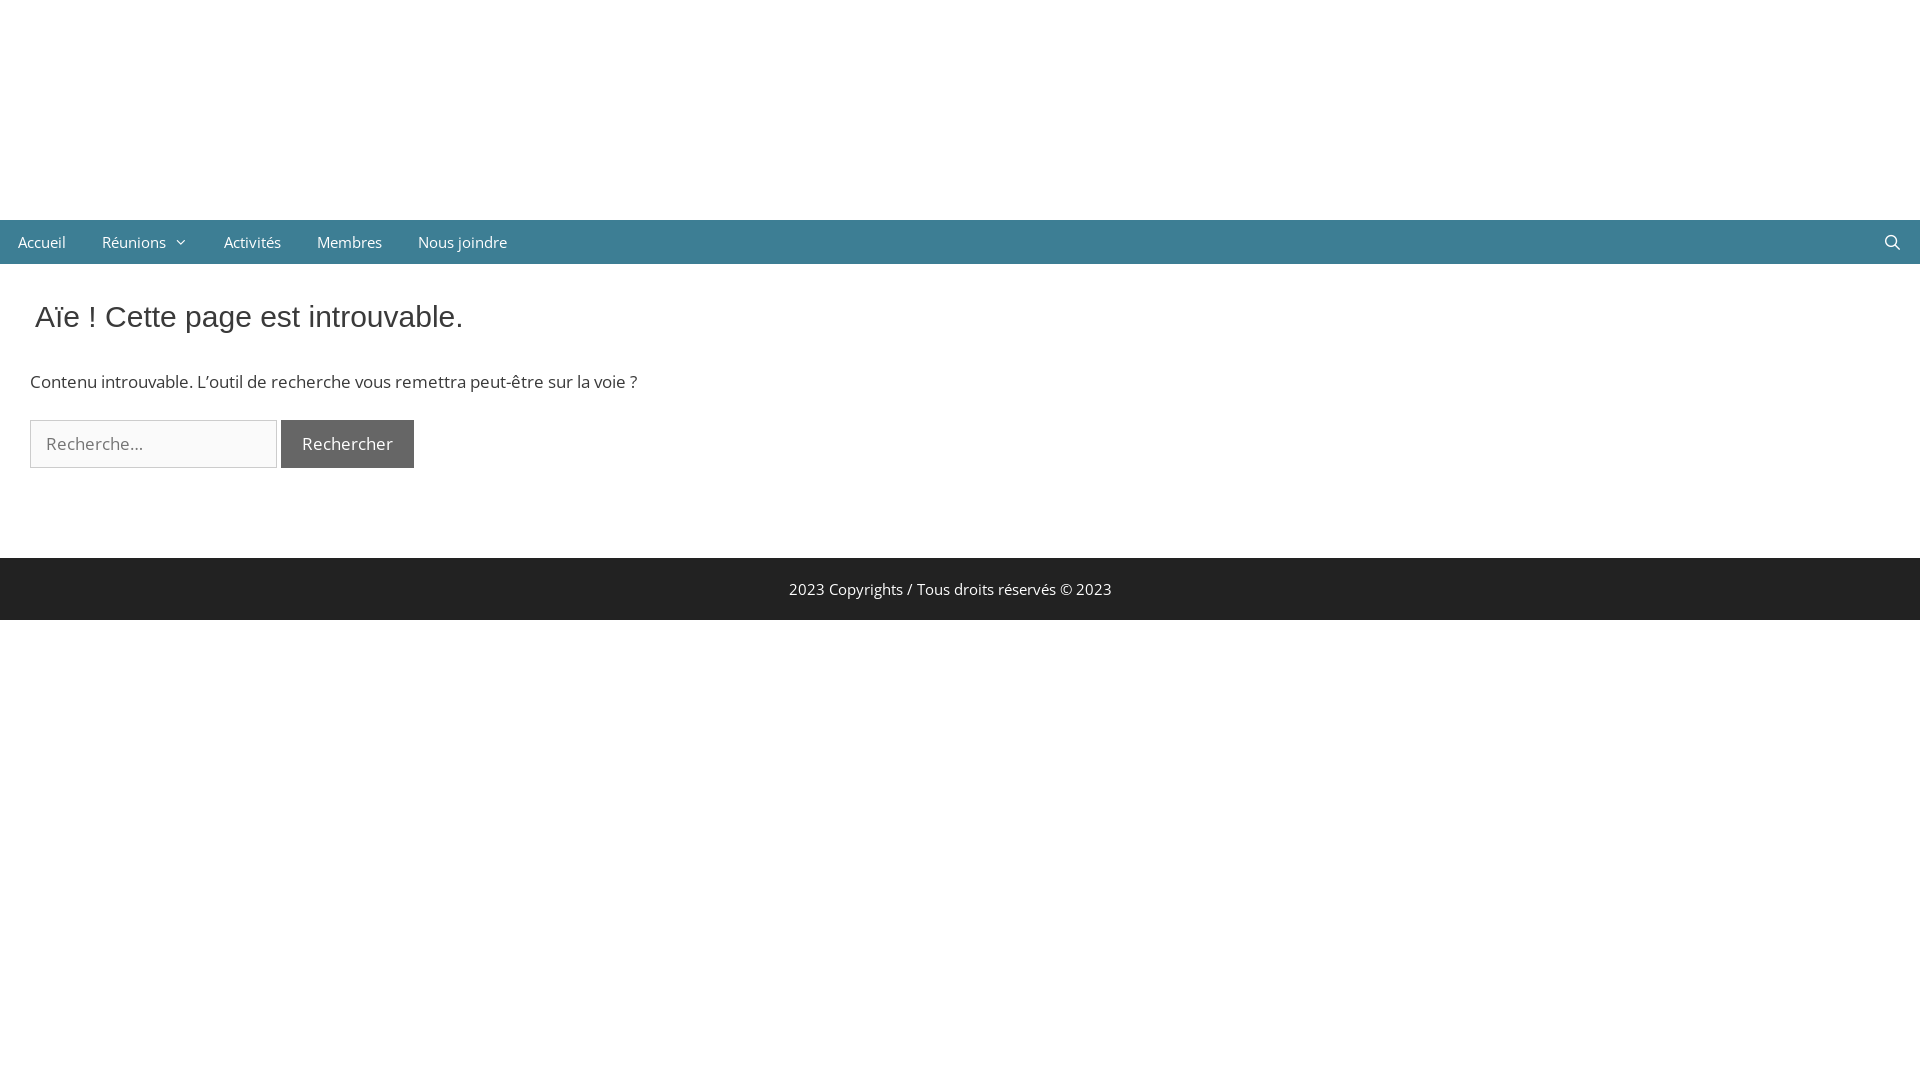 This screenshot has height=1080, width=1920. What do you see at coordinates (347, 442) in the screenshot?
I see `'Rechercher'` at bounding box center [347, 442].